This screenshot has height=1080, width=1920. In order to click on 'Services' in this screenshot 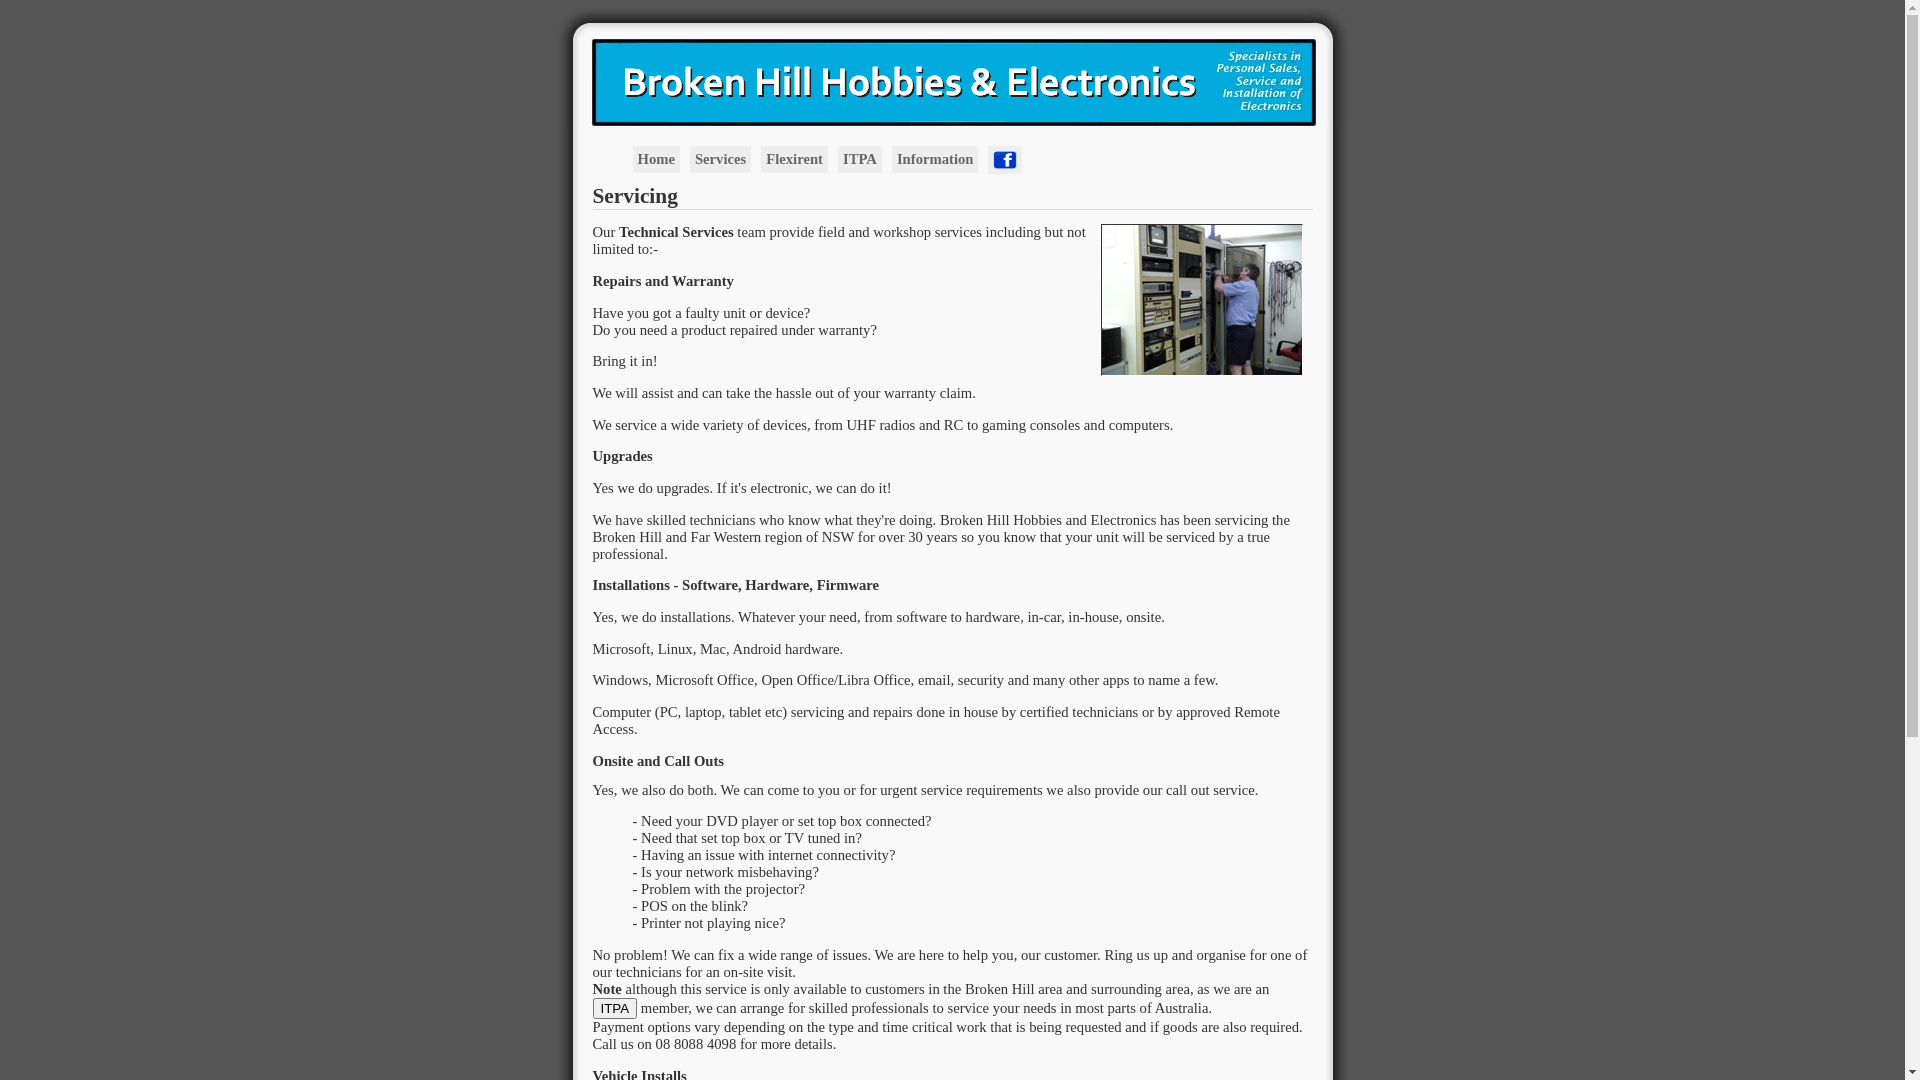, I will do `click(690, 158)`.